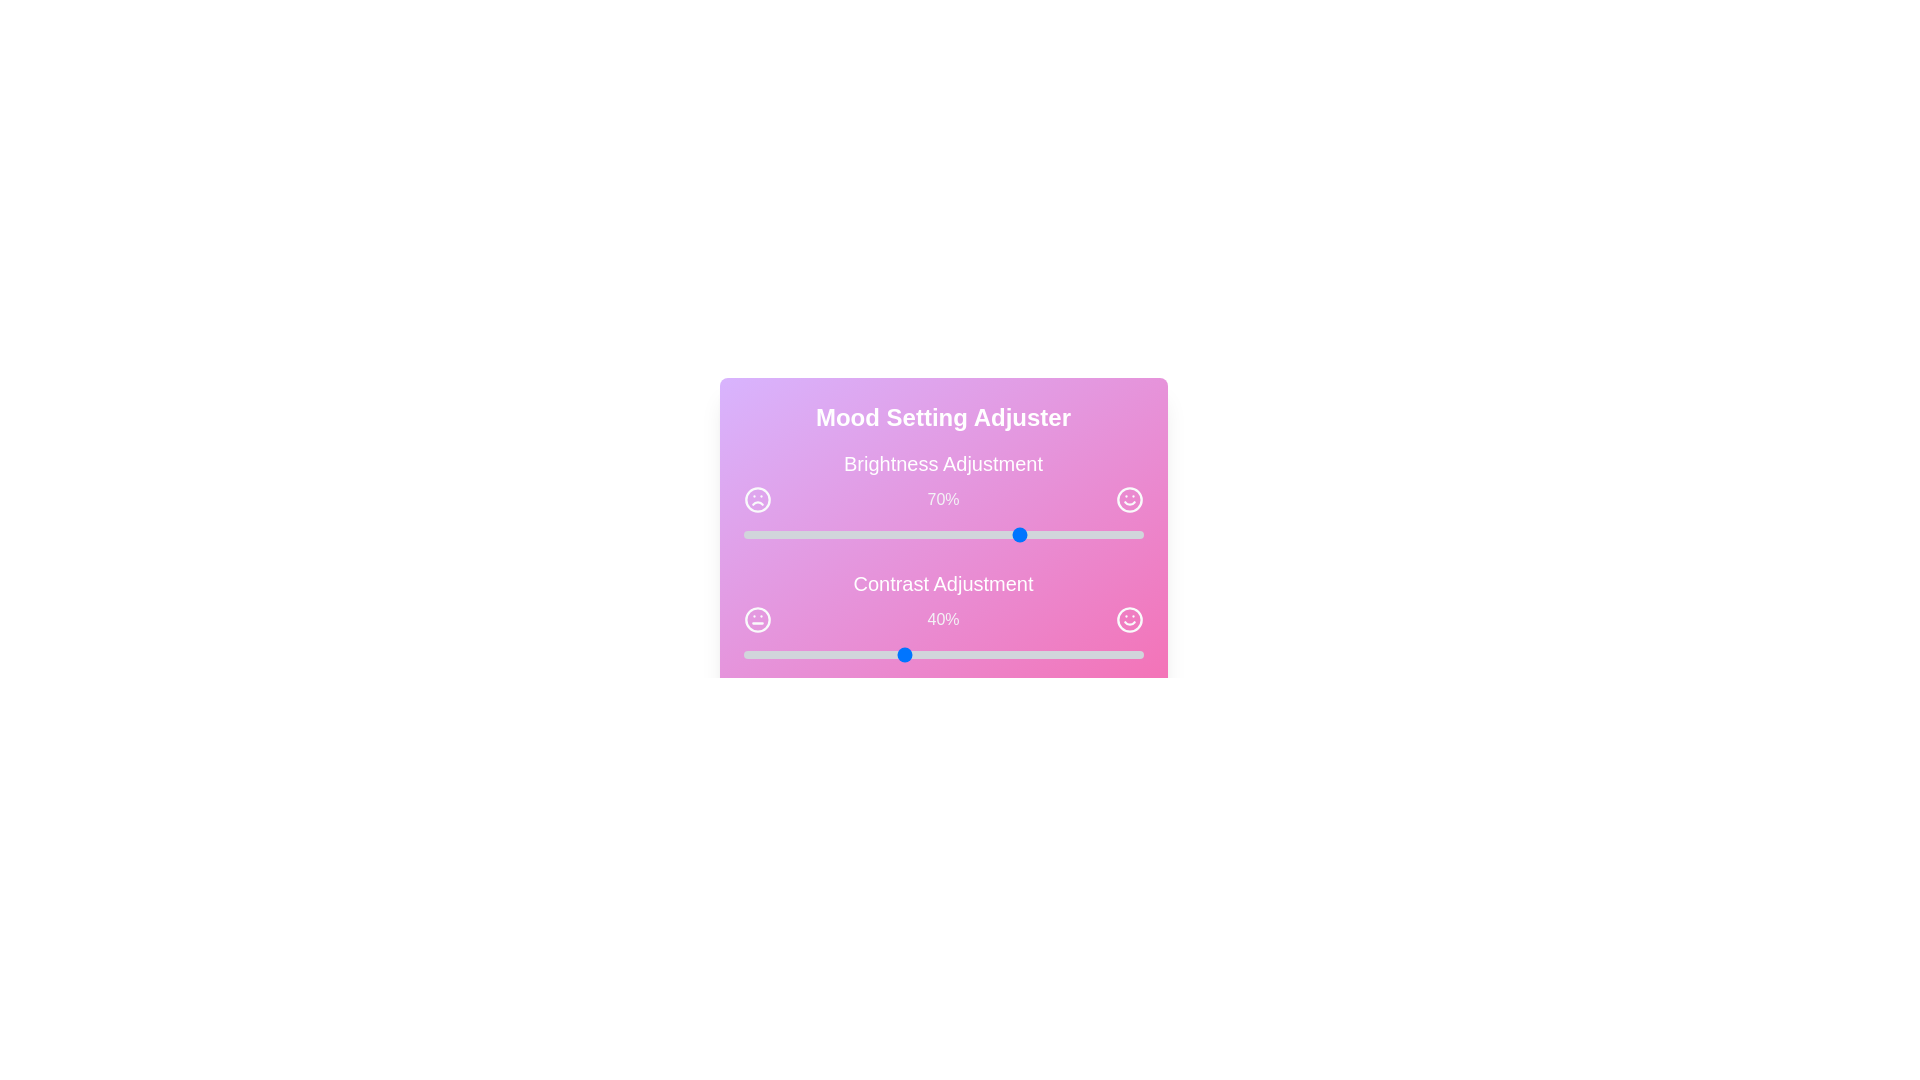 The image size is (1920, 1080). I want to click on the frown icon adjacent to the brightness slider, so click(756, 499).